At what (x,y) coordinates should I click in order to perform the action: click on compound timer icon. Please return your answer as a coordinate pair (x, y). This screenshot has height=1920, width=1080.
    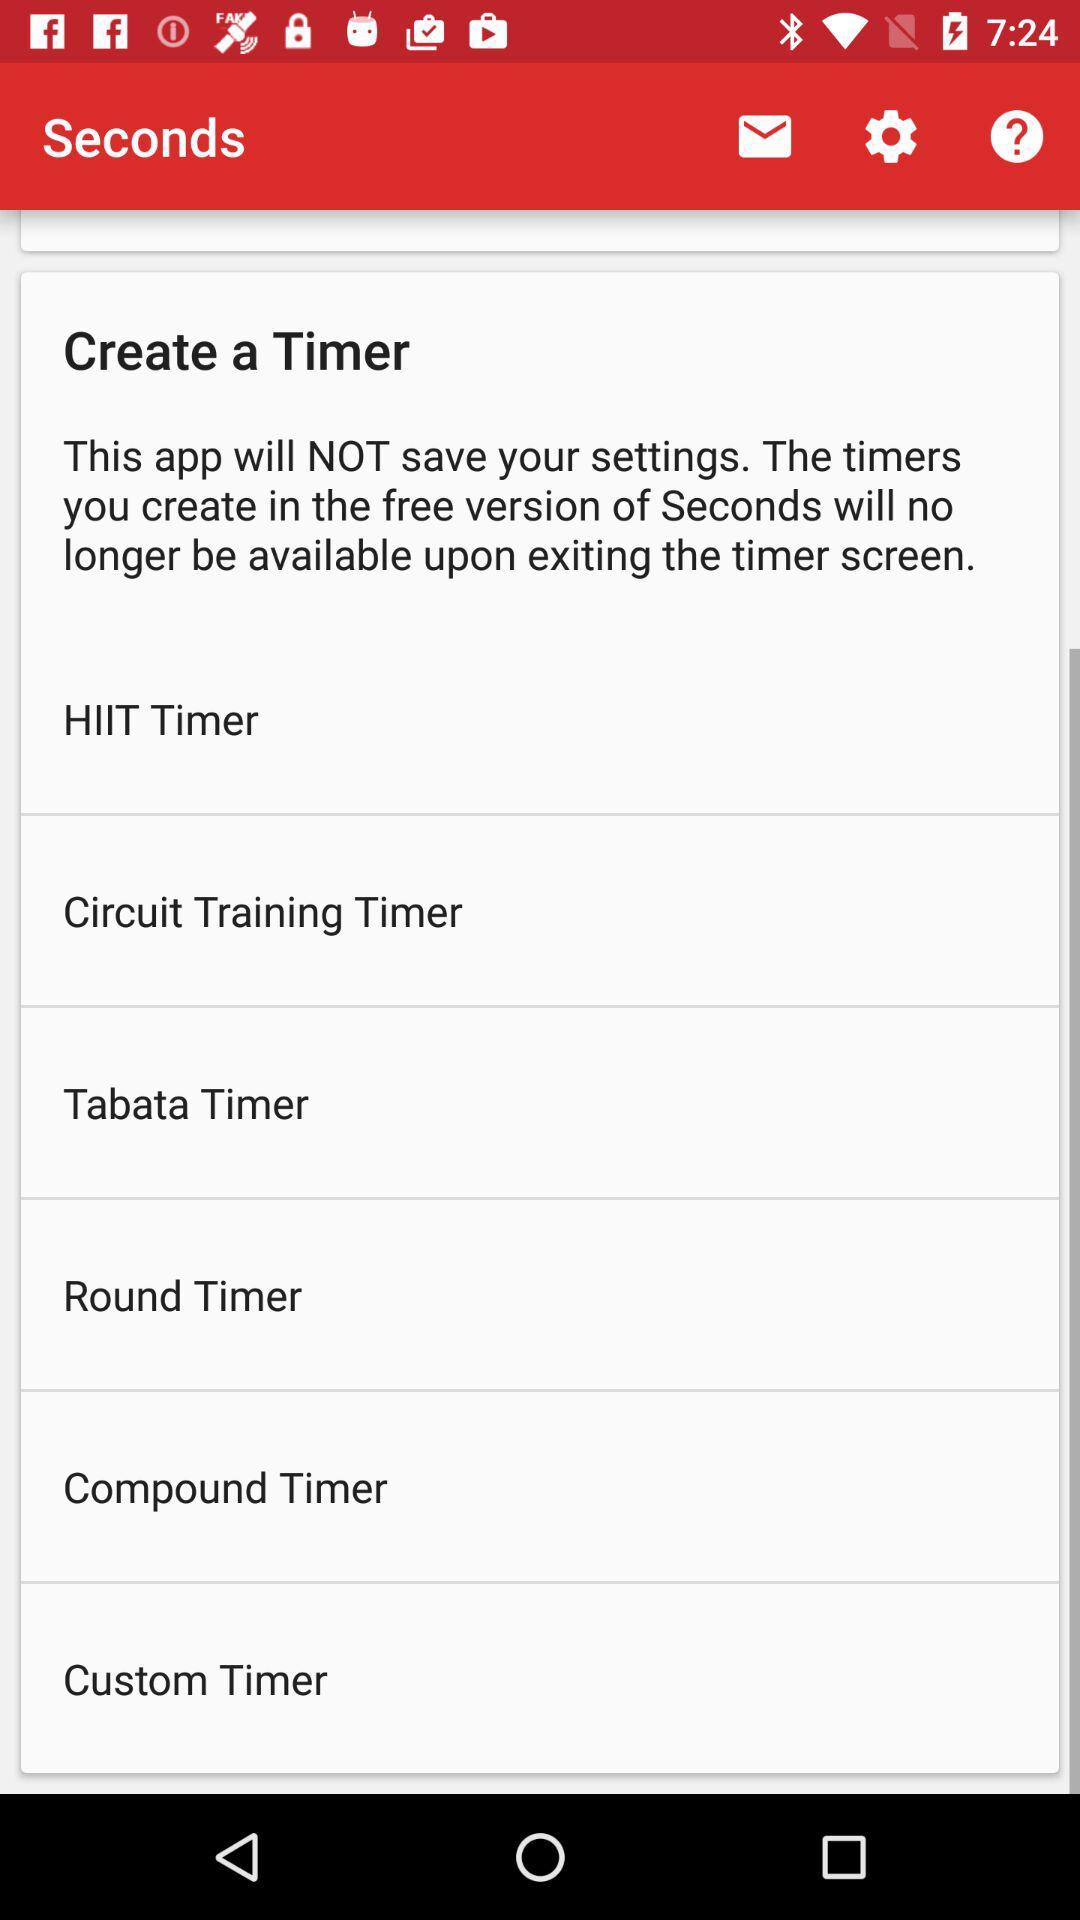
    Looking at the image, I should click on (540, 1486).